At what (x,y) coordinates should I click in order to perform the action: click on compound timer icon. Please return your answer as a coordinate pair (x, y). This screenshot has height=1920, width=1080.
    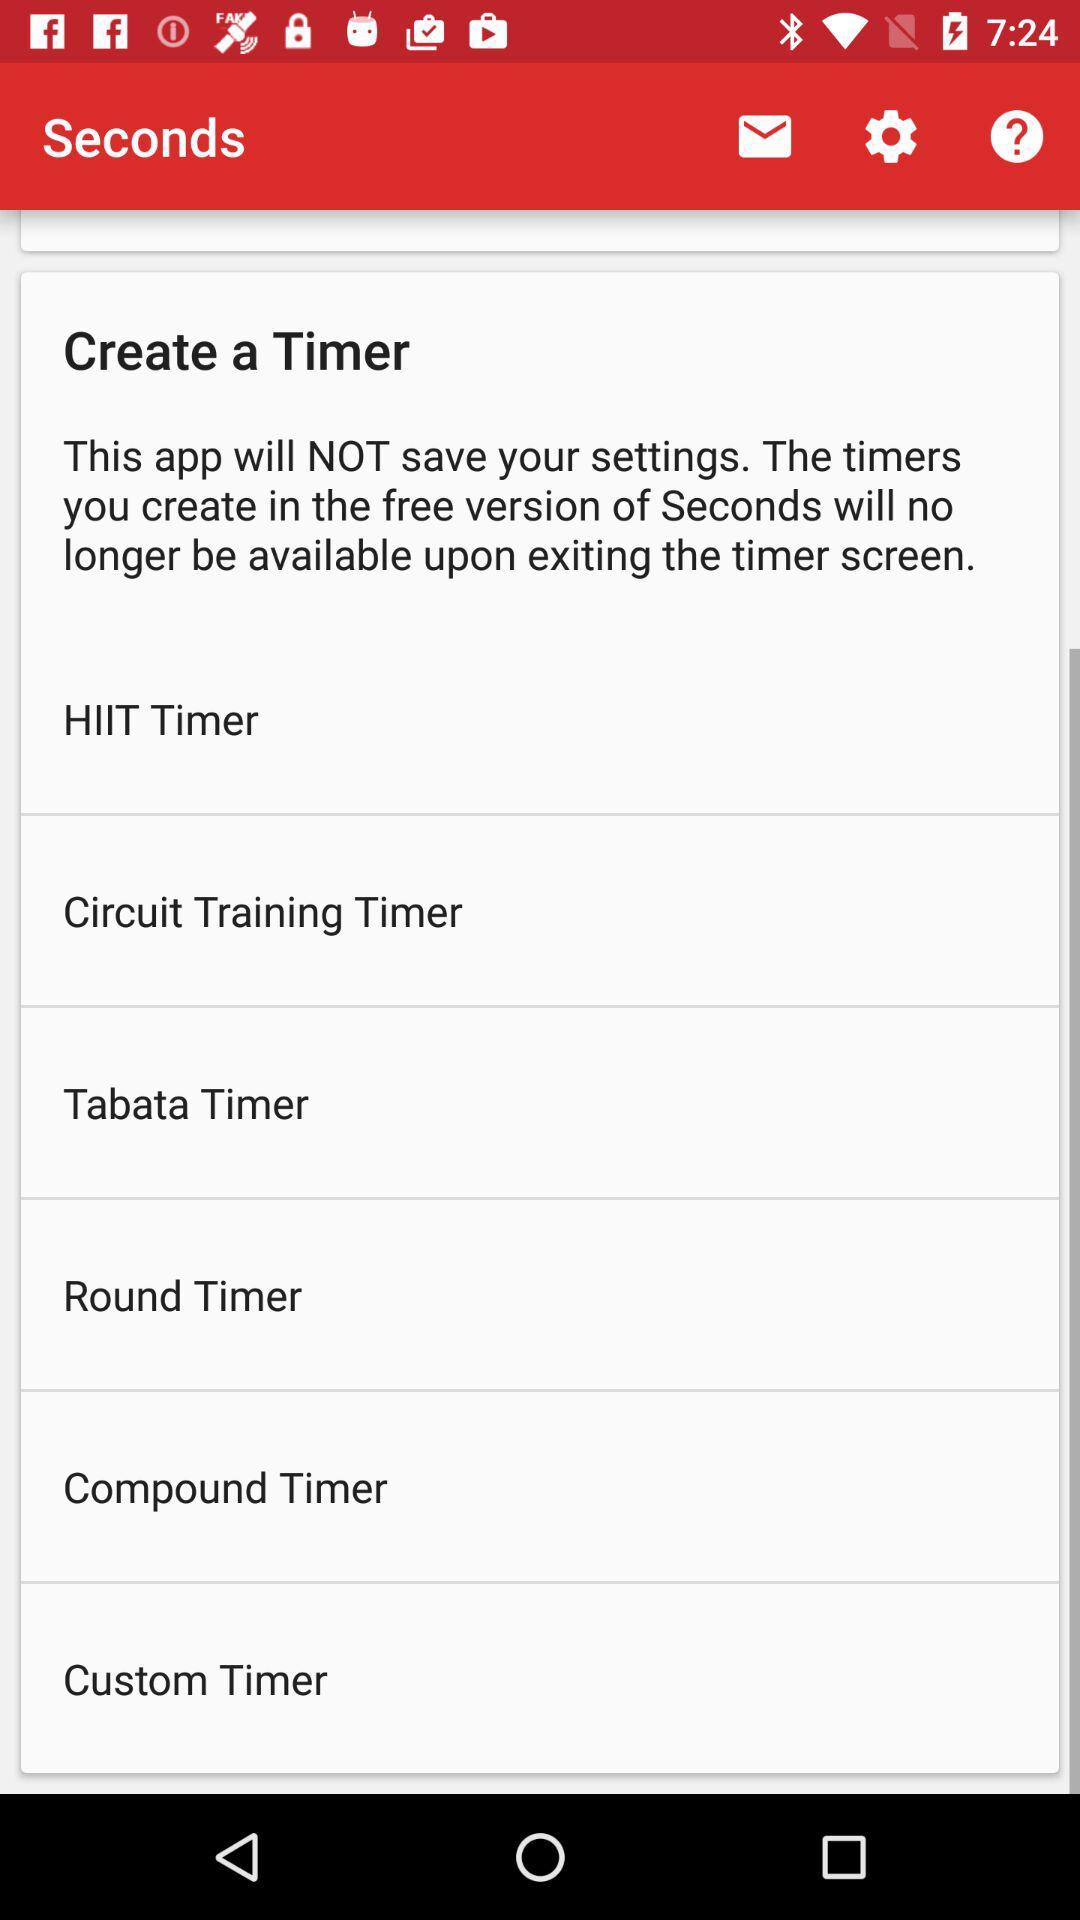
    Looking at the image, I should click on (540, 1486).